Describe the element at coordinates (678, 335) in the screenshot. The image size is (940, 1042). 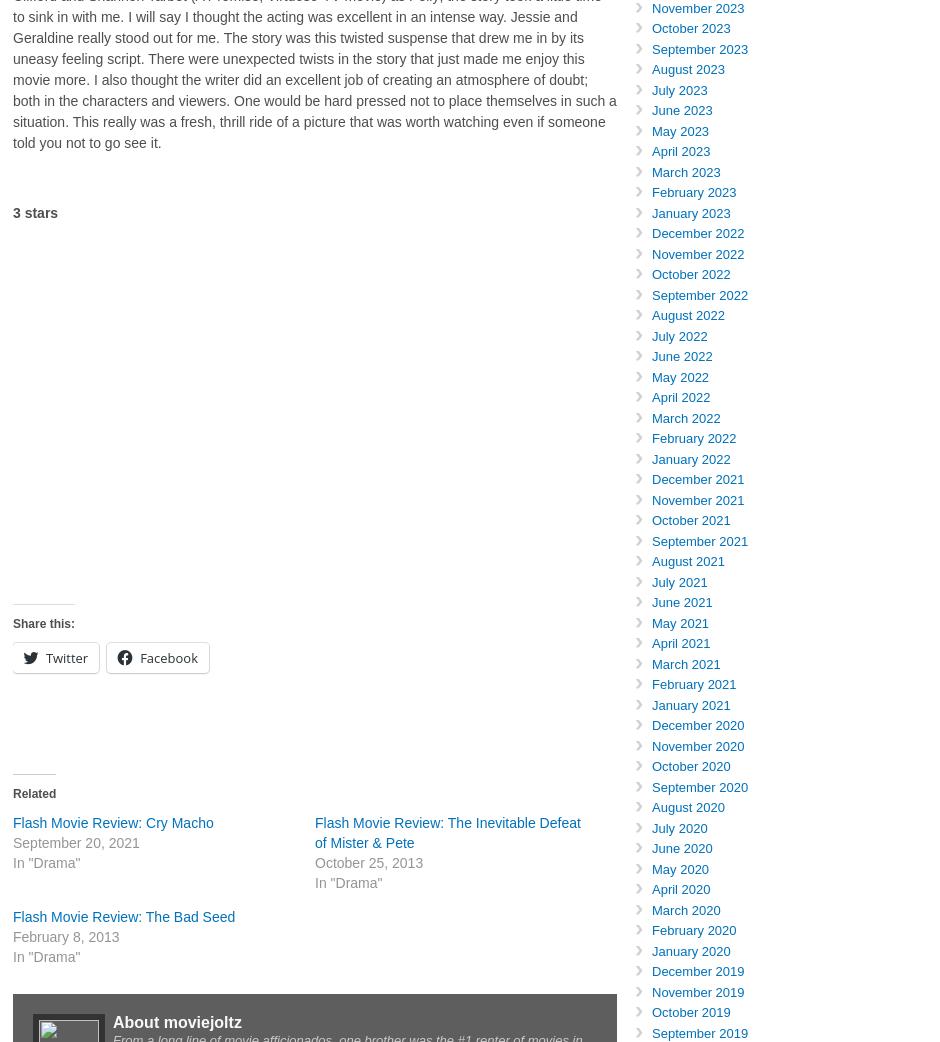
I see `'July 2022'` at that location.